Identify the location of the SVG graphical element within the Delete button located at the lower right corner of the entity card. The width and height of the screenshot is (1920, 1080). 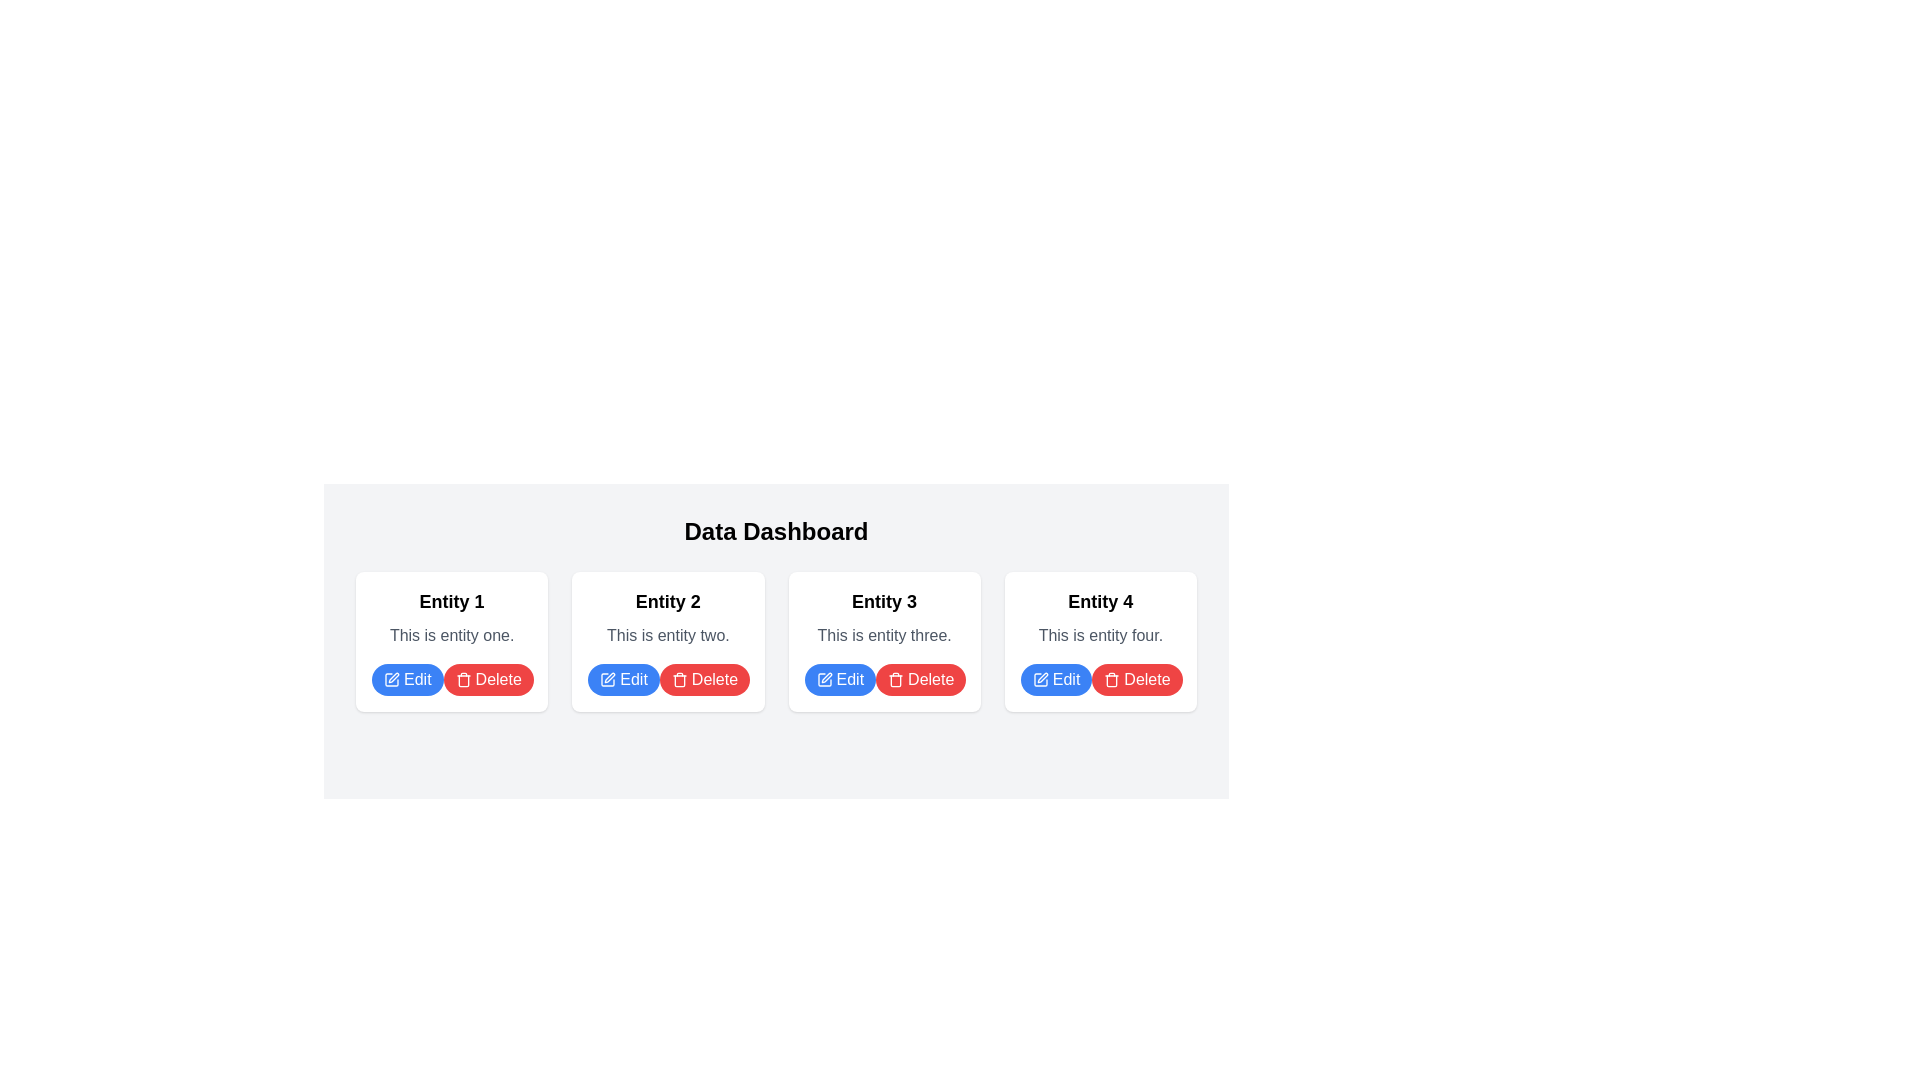
(462, 680).